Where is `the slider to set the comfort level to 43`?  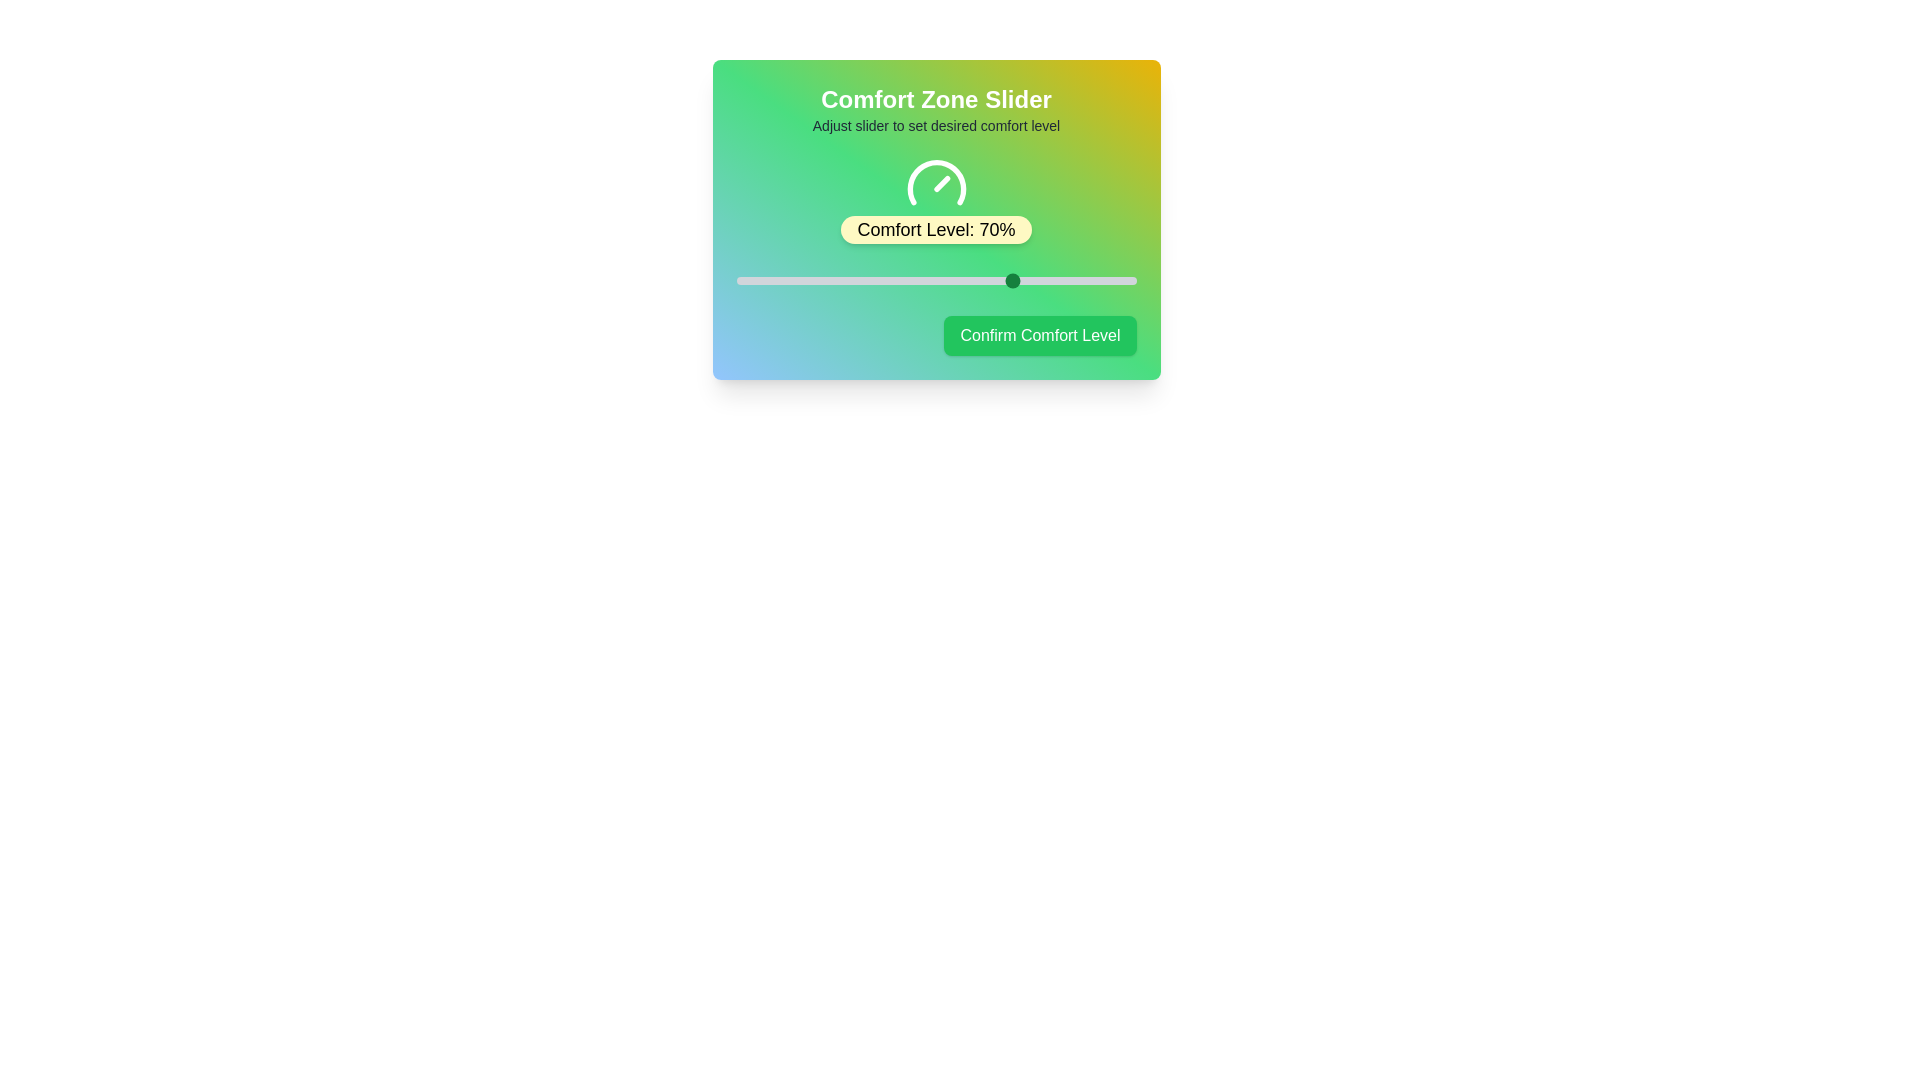 the slider to set the comfort level to 43 is located at coordinates (907, 281).